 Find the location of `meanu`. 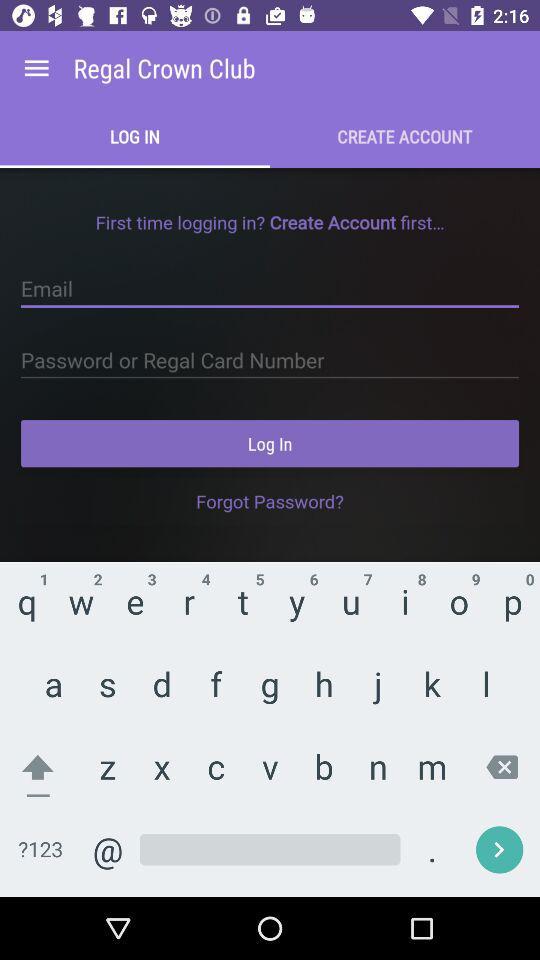

meanu is located at coordinates (36, 68).